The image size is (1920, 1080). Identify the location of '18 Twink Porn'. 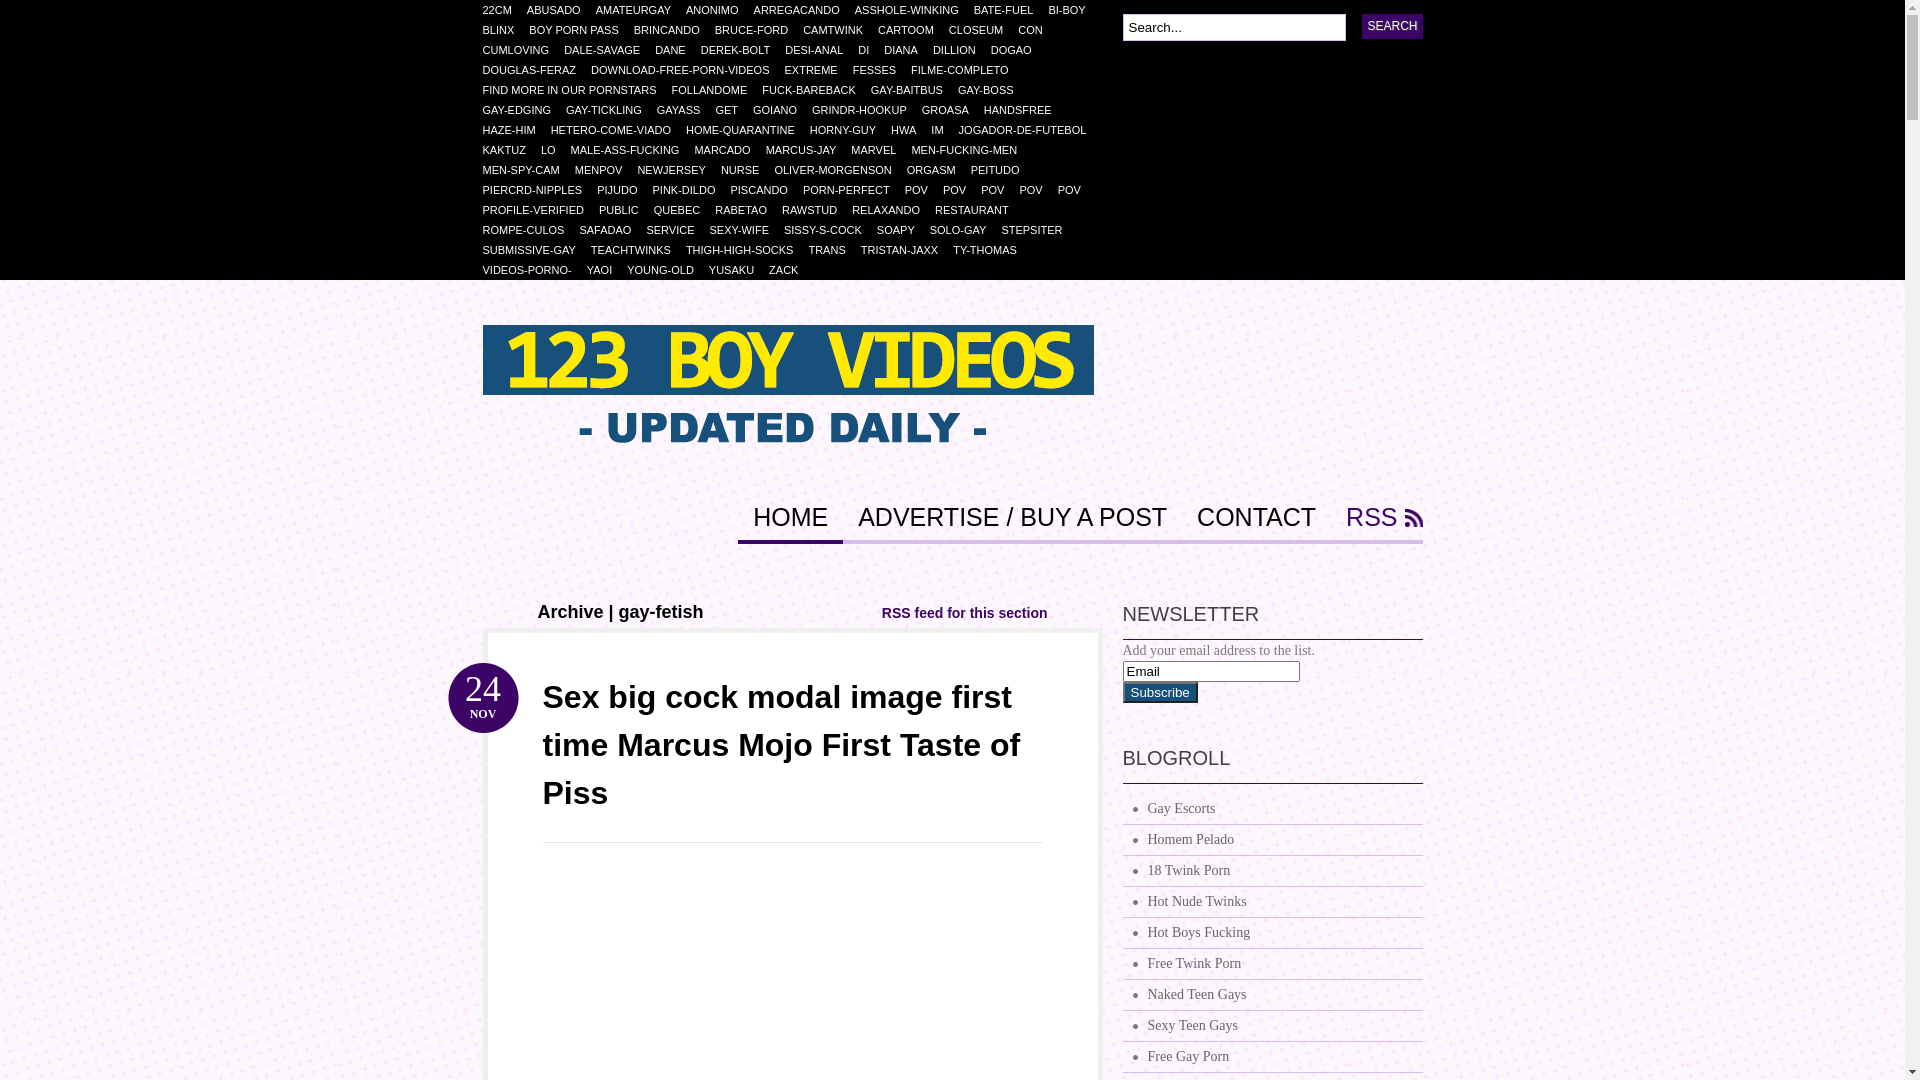
(1271, 870).